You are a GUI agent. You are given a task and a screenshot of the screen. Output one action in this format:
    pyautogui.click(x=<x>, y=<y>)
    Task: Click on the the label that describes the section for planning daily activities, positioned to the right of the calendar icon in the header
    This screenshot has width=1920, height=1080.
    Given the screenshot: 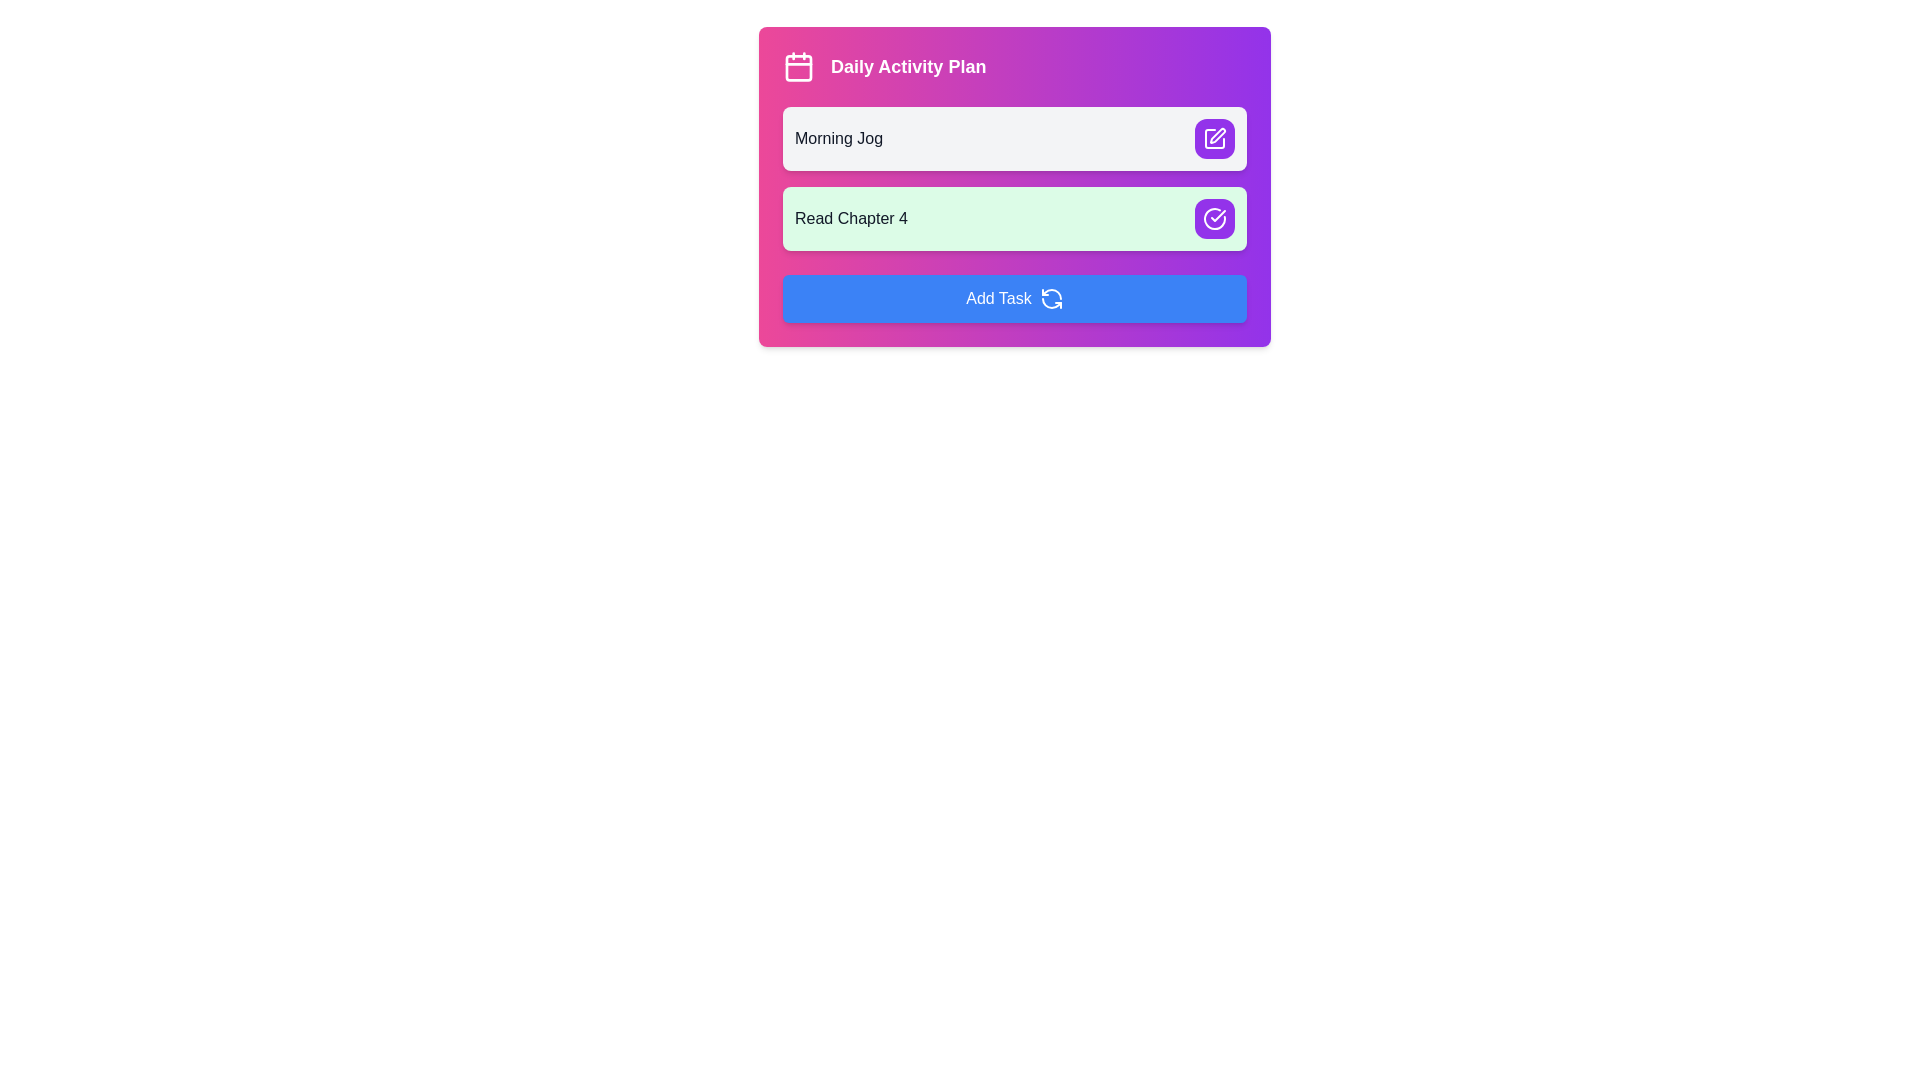 What is the action you would take?
    pyautogui.click(x=907, y=65)
    